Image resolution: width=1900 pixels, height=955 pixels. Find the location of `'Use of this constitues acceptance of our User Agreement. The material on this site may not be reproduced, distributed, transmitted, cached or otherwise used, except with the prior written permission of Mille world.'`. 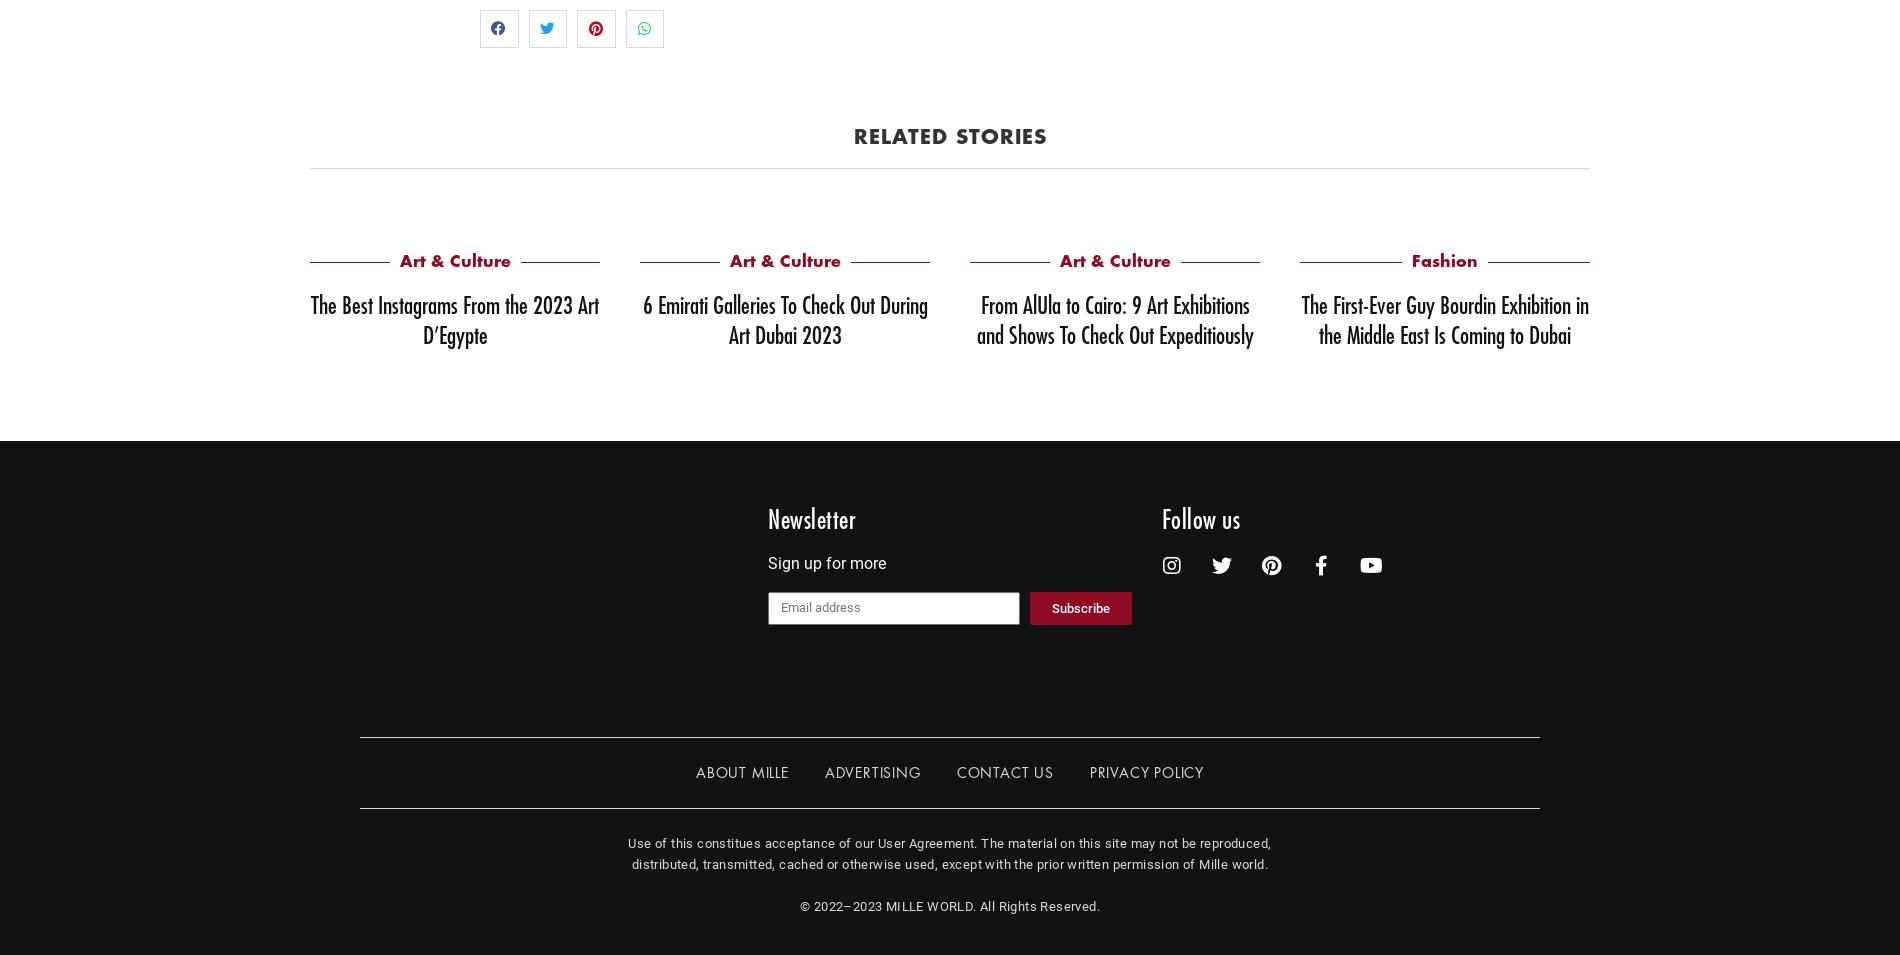

'Use of this constitues acceptance of our User Agreement. The material on this site may not be reproduced, distributed, transmitted, cached or otherwise used, except with the prior written permission of Mille world.' is located at coordinates (948, 853).